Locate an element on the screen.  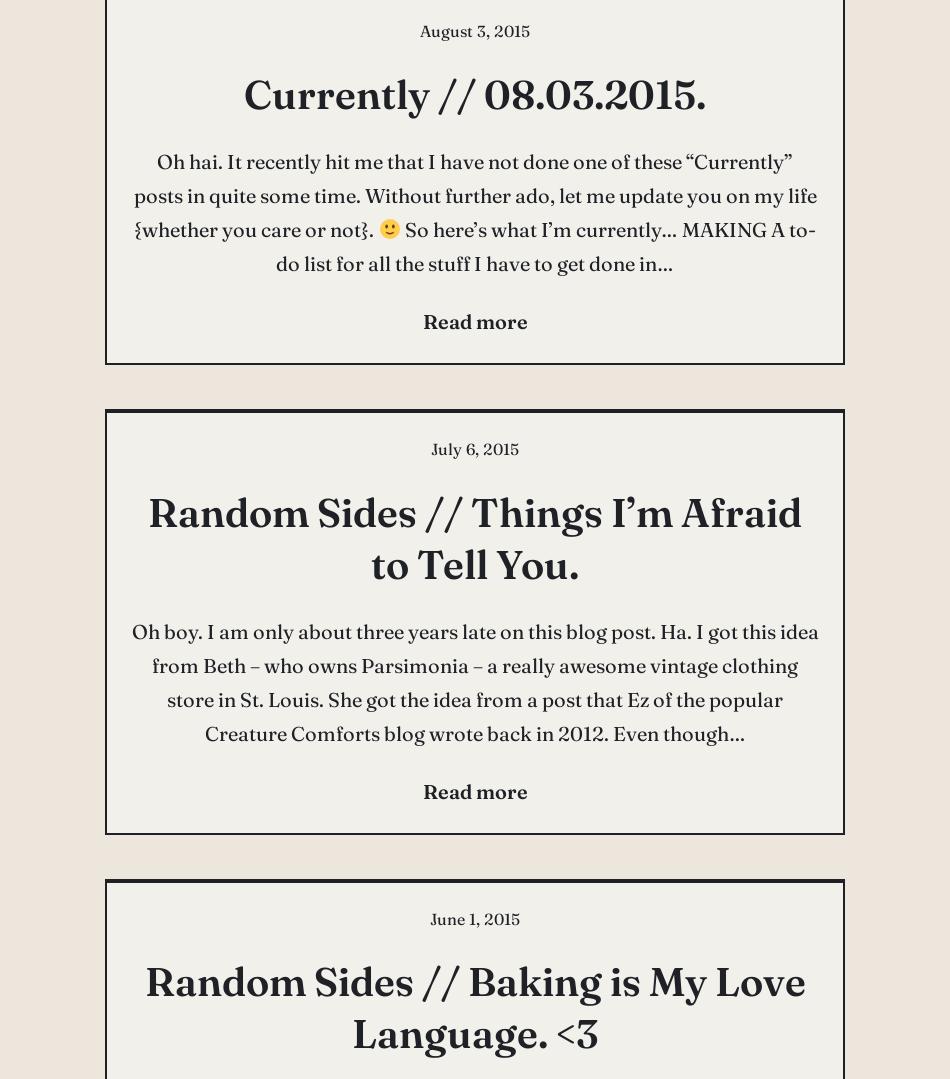
'August 3, 2015' is located at coordinates (475, 30).